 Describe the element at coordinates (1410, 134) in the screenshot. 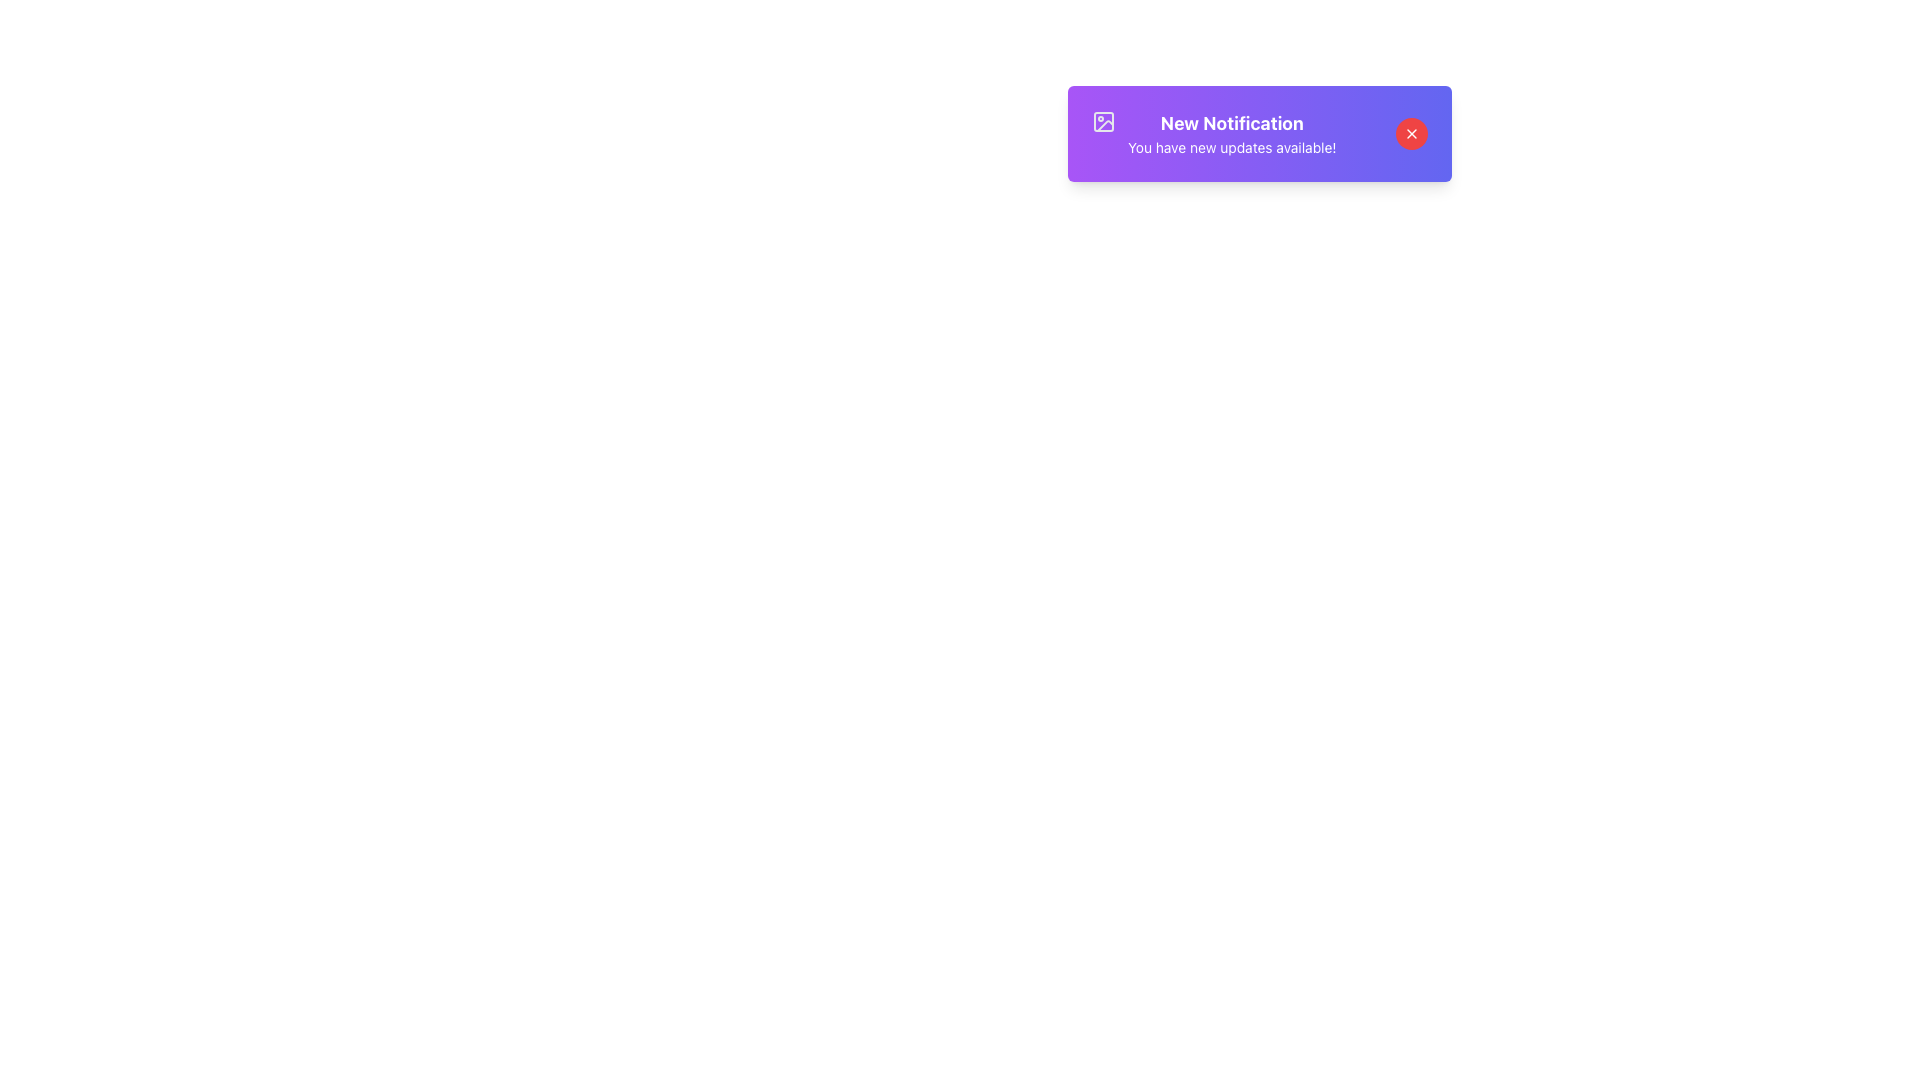

I see `the Close Button located in the upper-right corner of the purple notification card` at that location.